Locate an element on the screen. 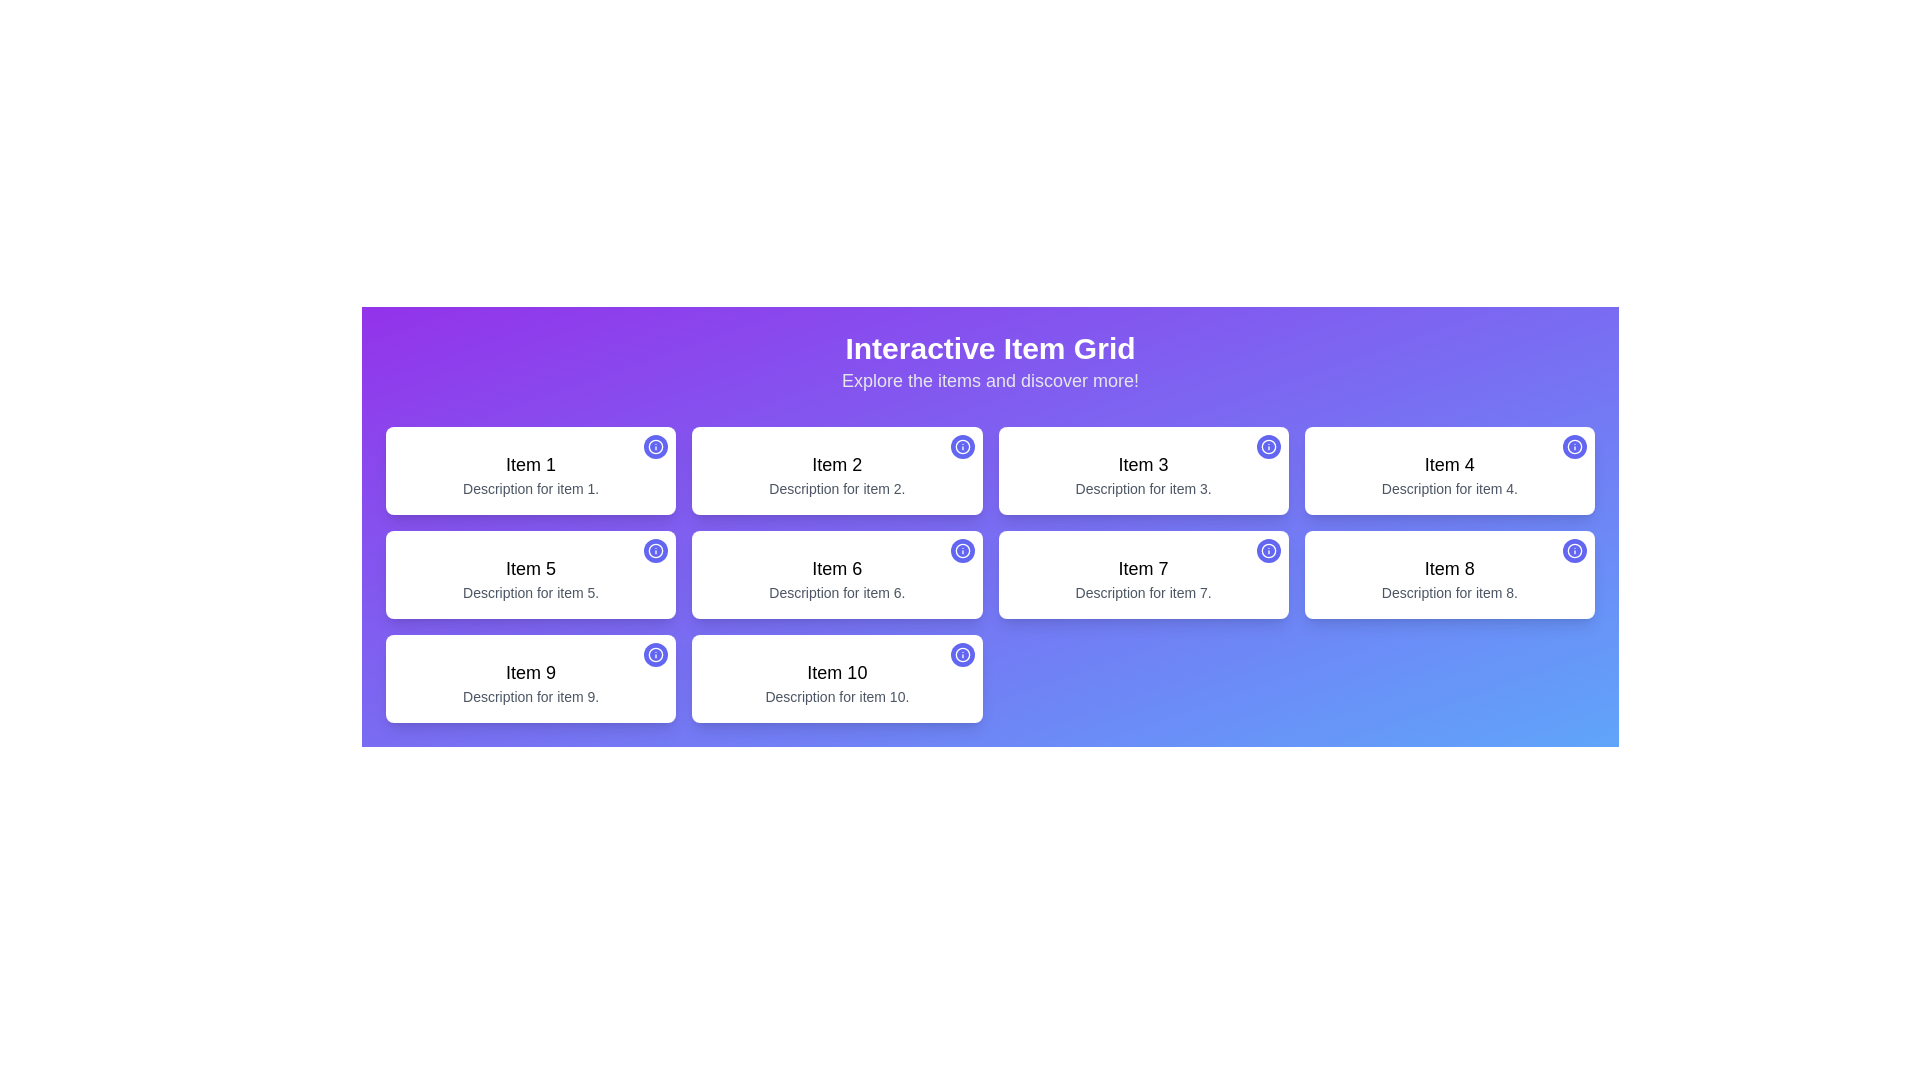 The width and height of the screenshot is (1920, 1080). the Card with additional details button that displays 'Item 10' and has an info button in the top-right corner is located at coordinates (837, 677).